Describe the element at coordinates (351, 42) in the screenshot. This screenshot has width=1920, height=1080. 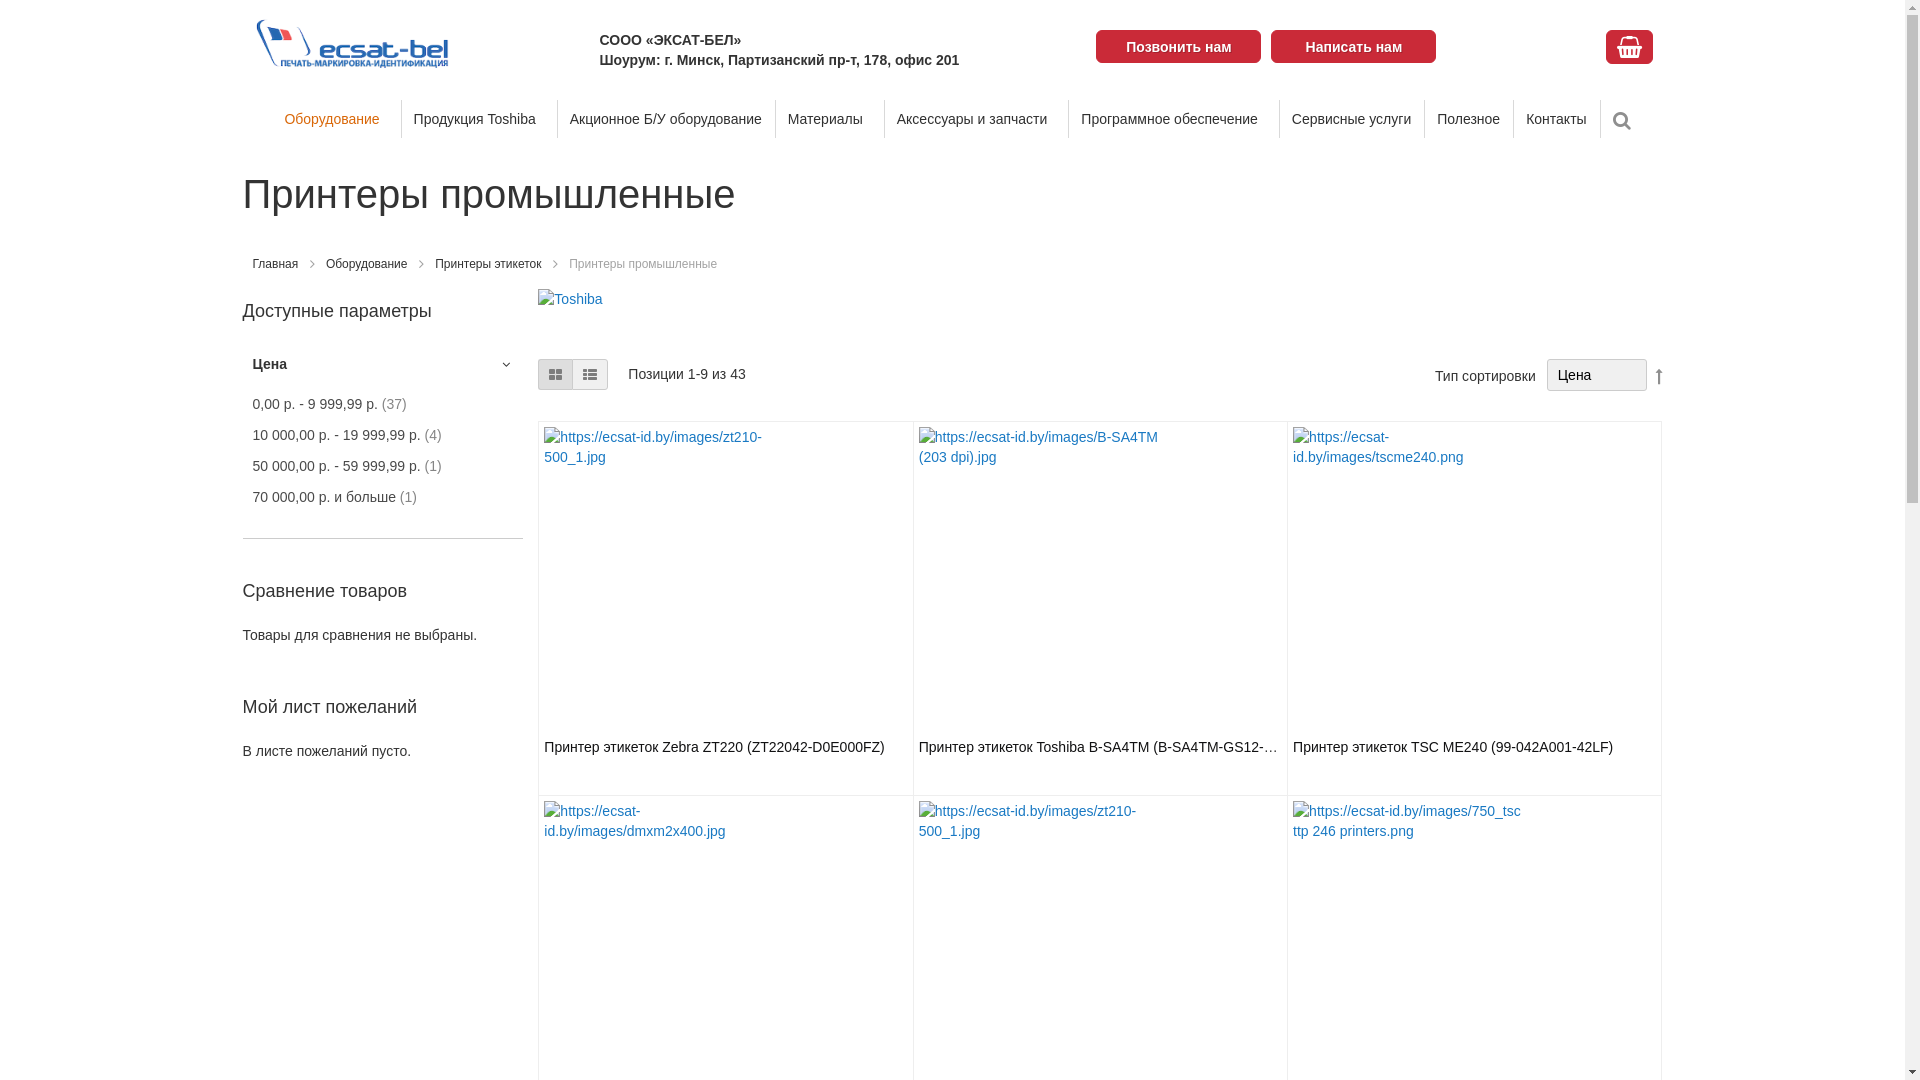
I see `'Ecsat-bel'` at that location.